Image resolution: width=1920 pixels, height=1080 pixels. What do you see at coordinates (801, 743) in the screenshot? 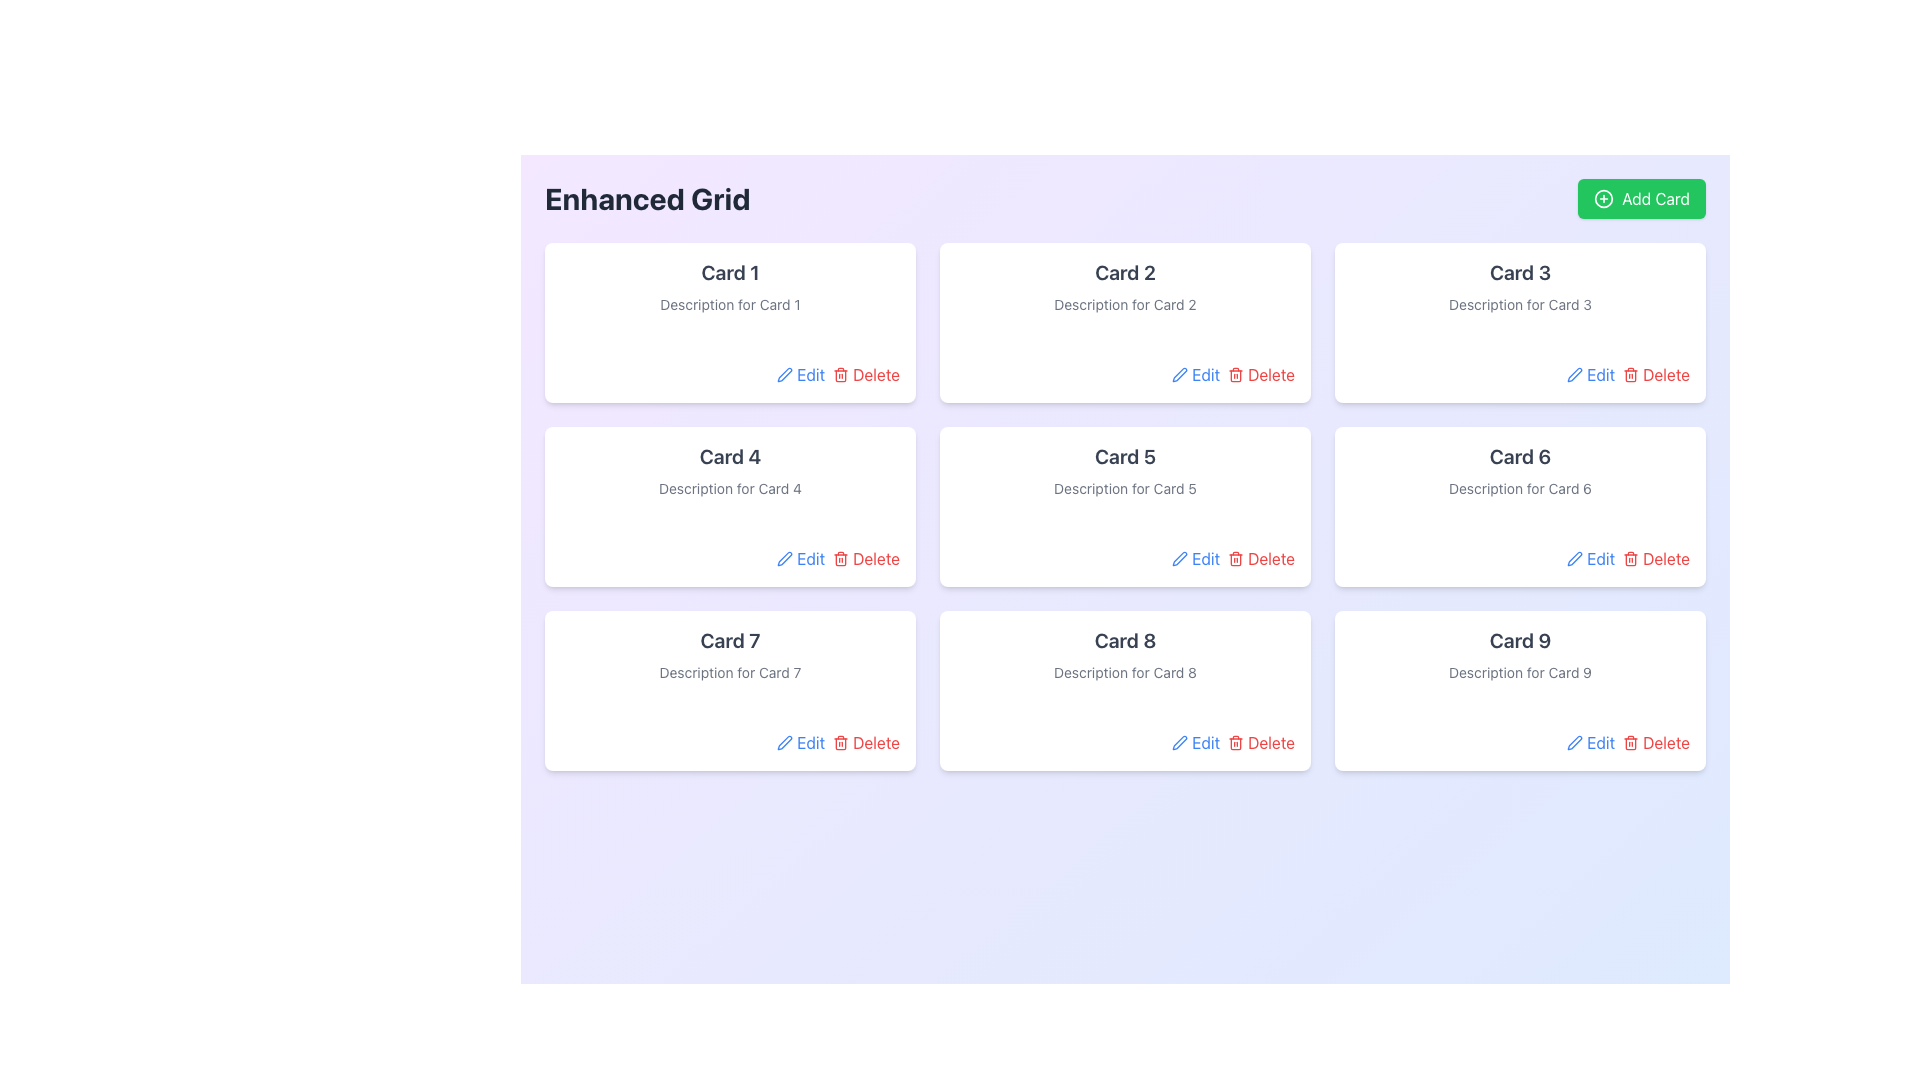
I see `the 'Edit' button with an accompanying icon located at the bottom-left corner of 'Card 7' to change its color` at bounding box center [801, 743].